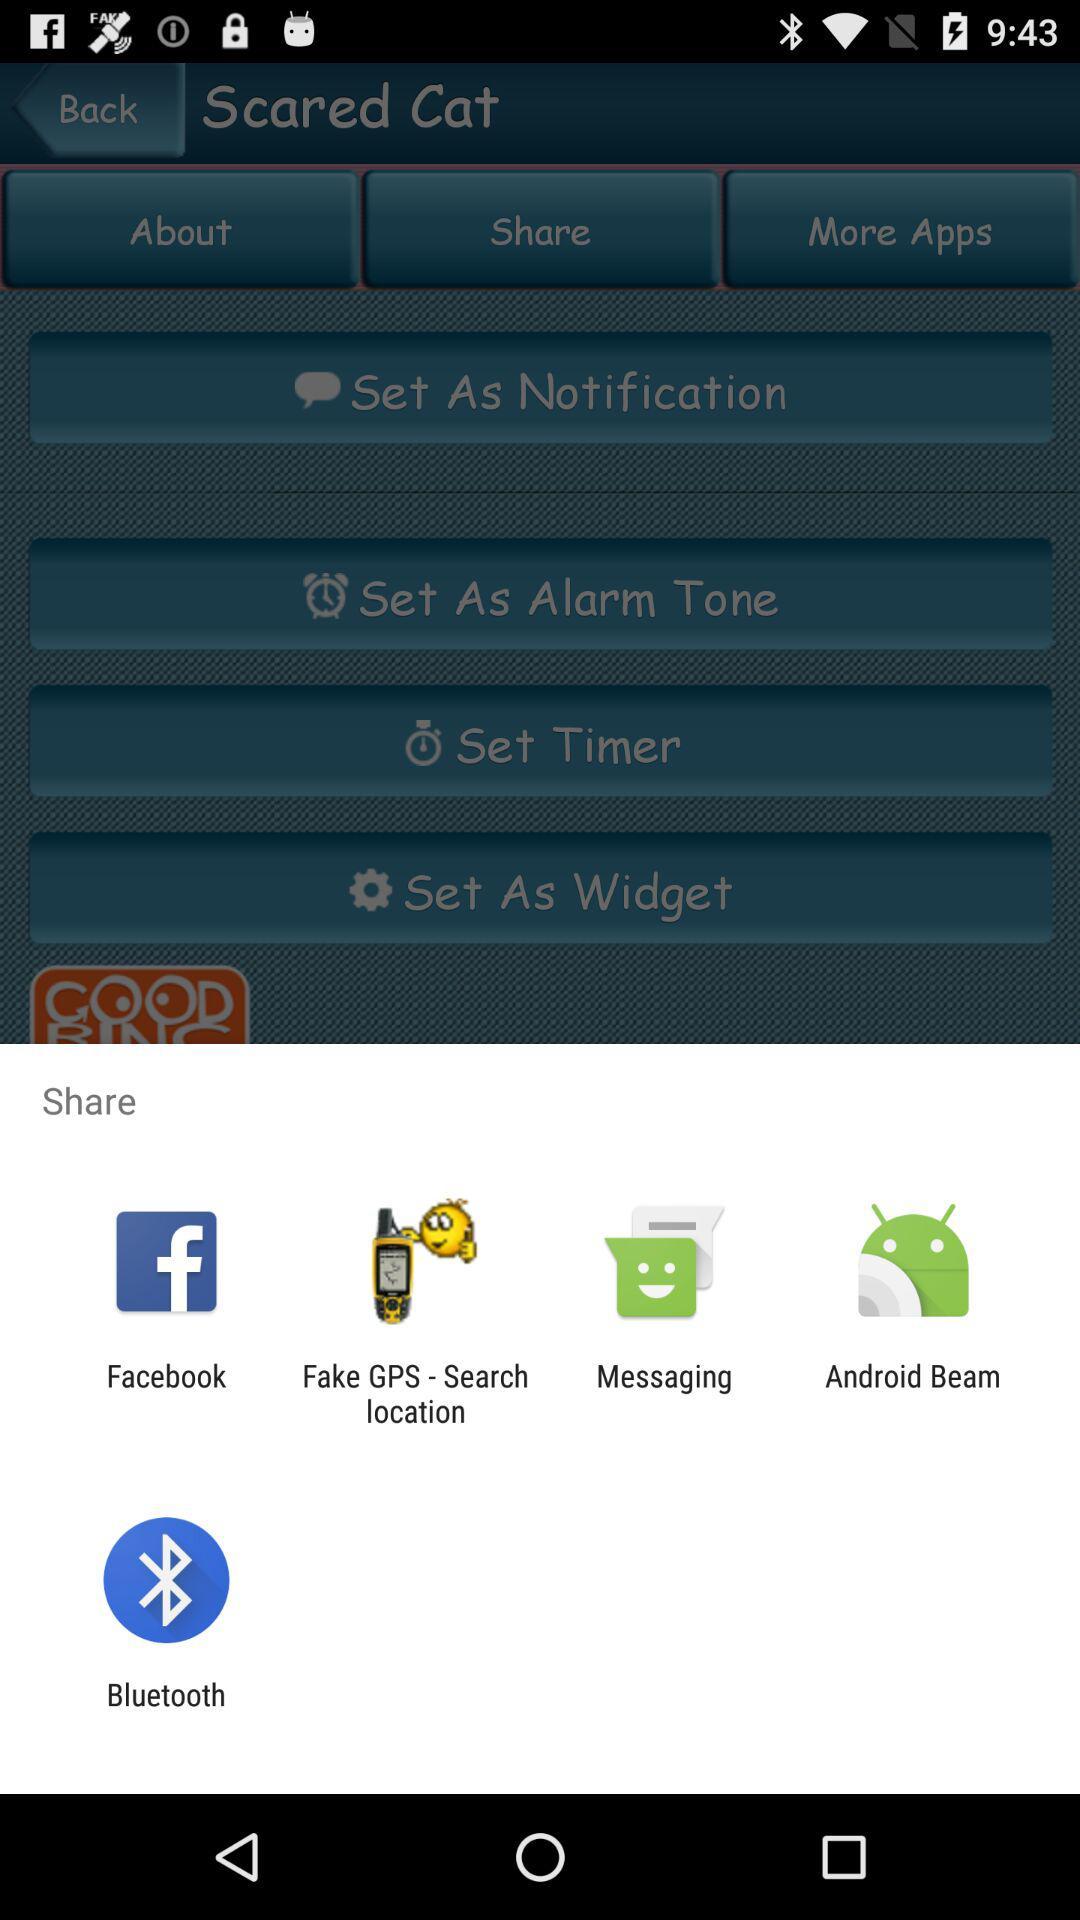 This screenshot has width=1080, height=1920. What do you see at coordinates (165, 1392) in the screenshot?
I see `facebook app` at bounding box center [165, 1392].